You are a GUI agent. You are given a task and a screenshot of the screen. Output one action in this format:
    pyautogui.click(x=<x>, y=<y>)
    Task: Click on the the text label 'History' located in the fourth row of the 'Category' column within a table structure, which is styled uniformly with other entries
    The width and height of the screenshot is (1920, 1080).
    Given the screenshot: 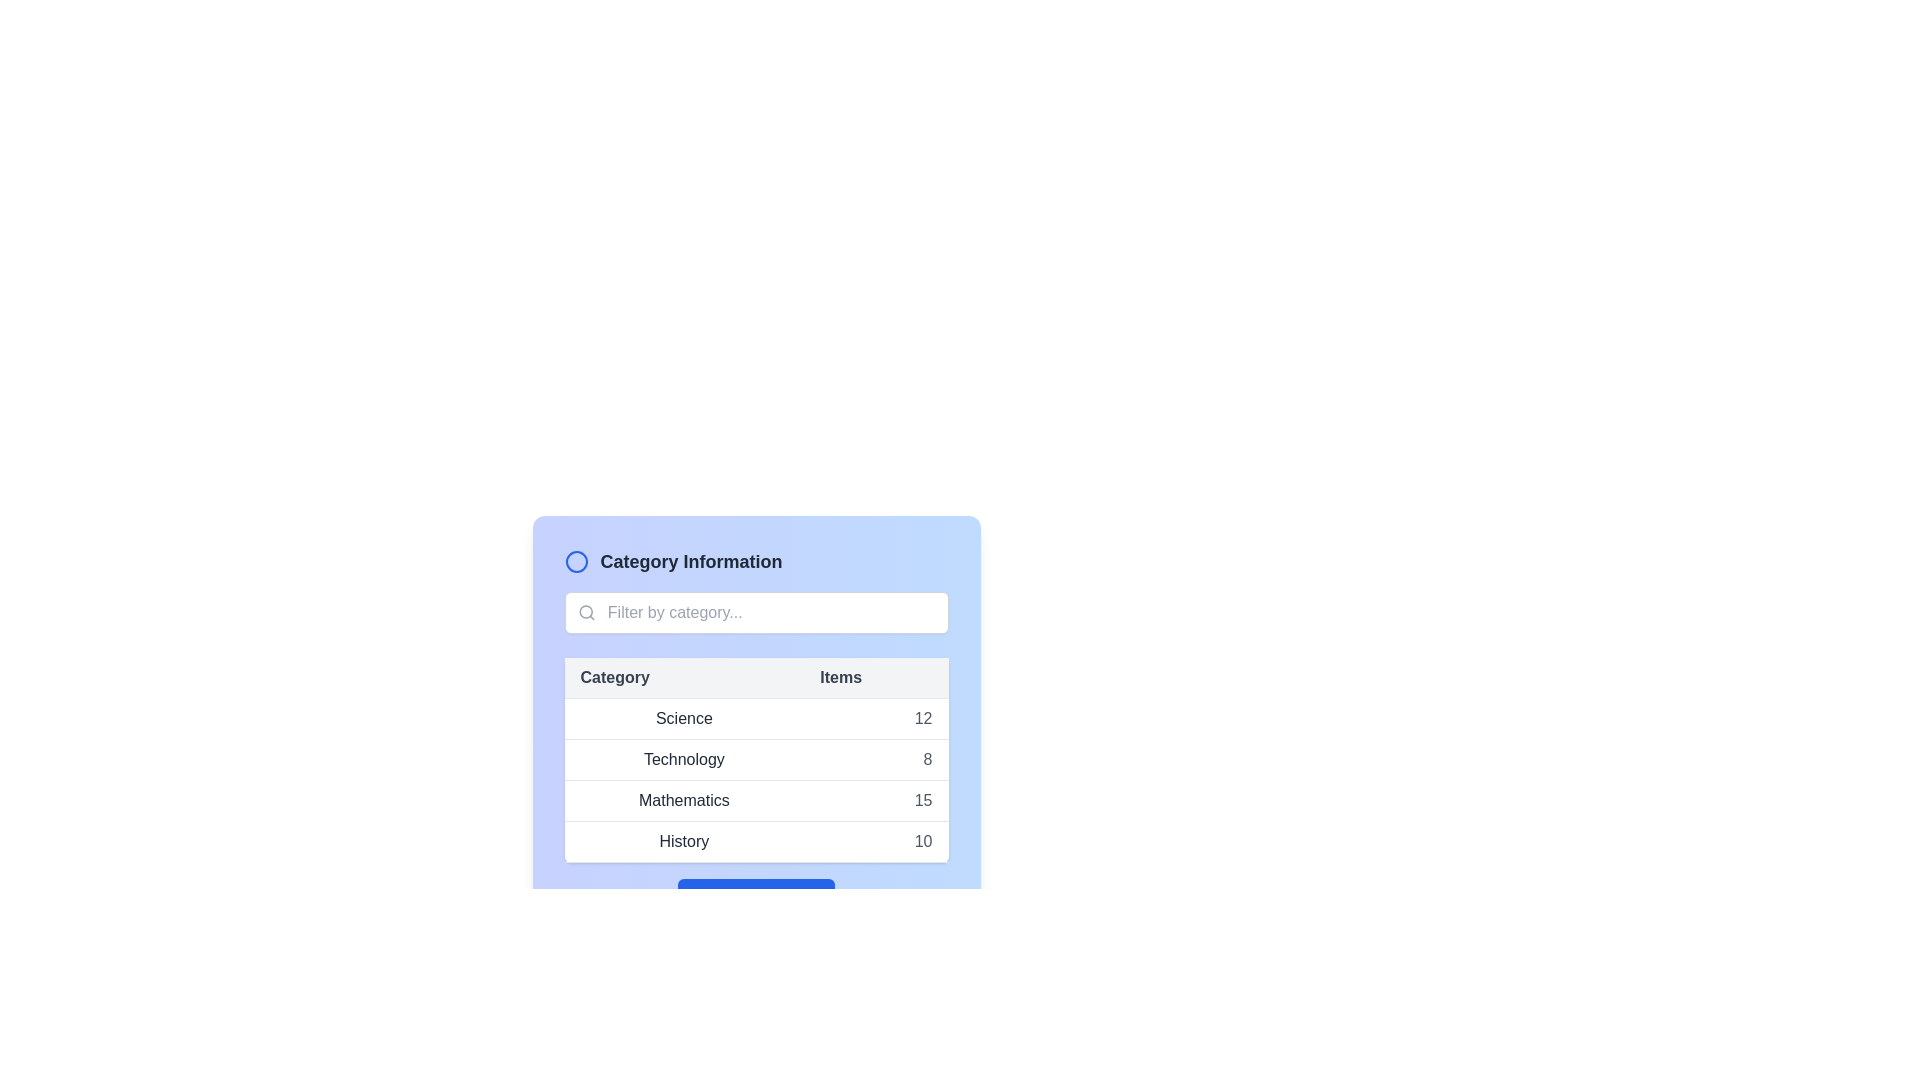 What is the action you would take?
    pyautogui.click(x=684, y=841)
    